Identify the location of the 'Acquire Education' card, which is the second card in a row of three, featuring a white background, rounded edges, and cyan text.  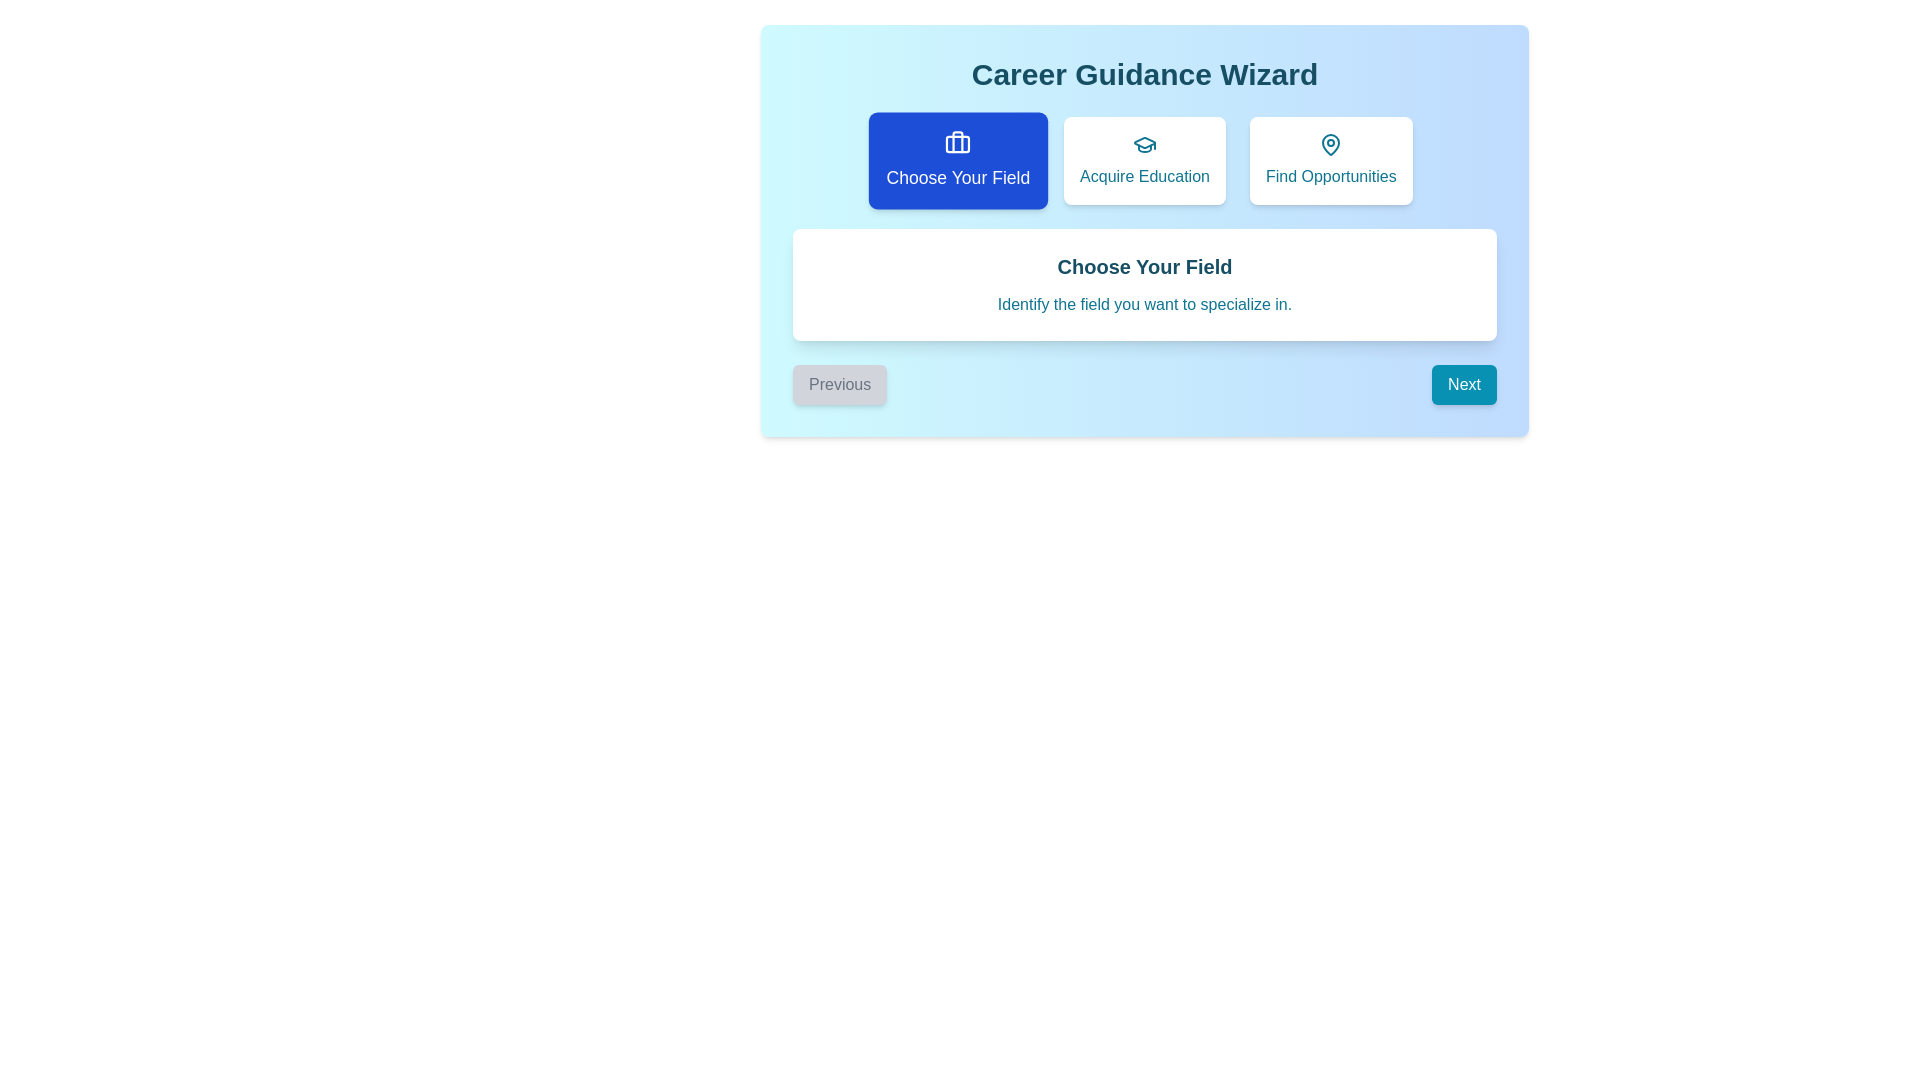
(1145, 160).